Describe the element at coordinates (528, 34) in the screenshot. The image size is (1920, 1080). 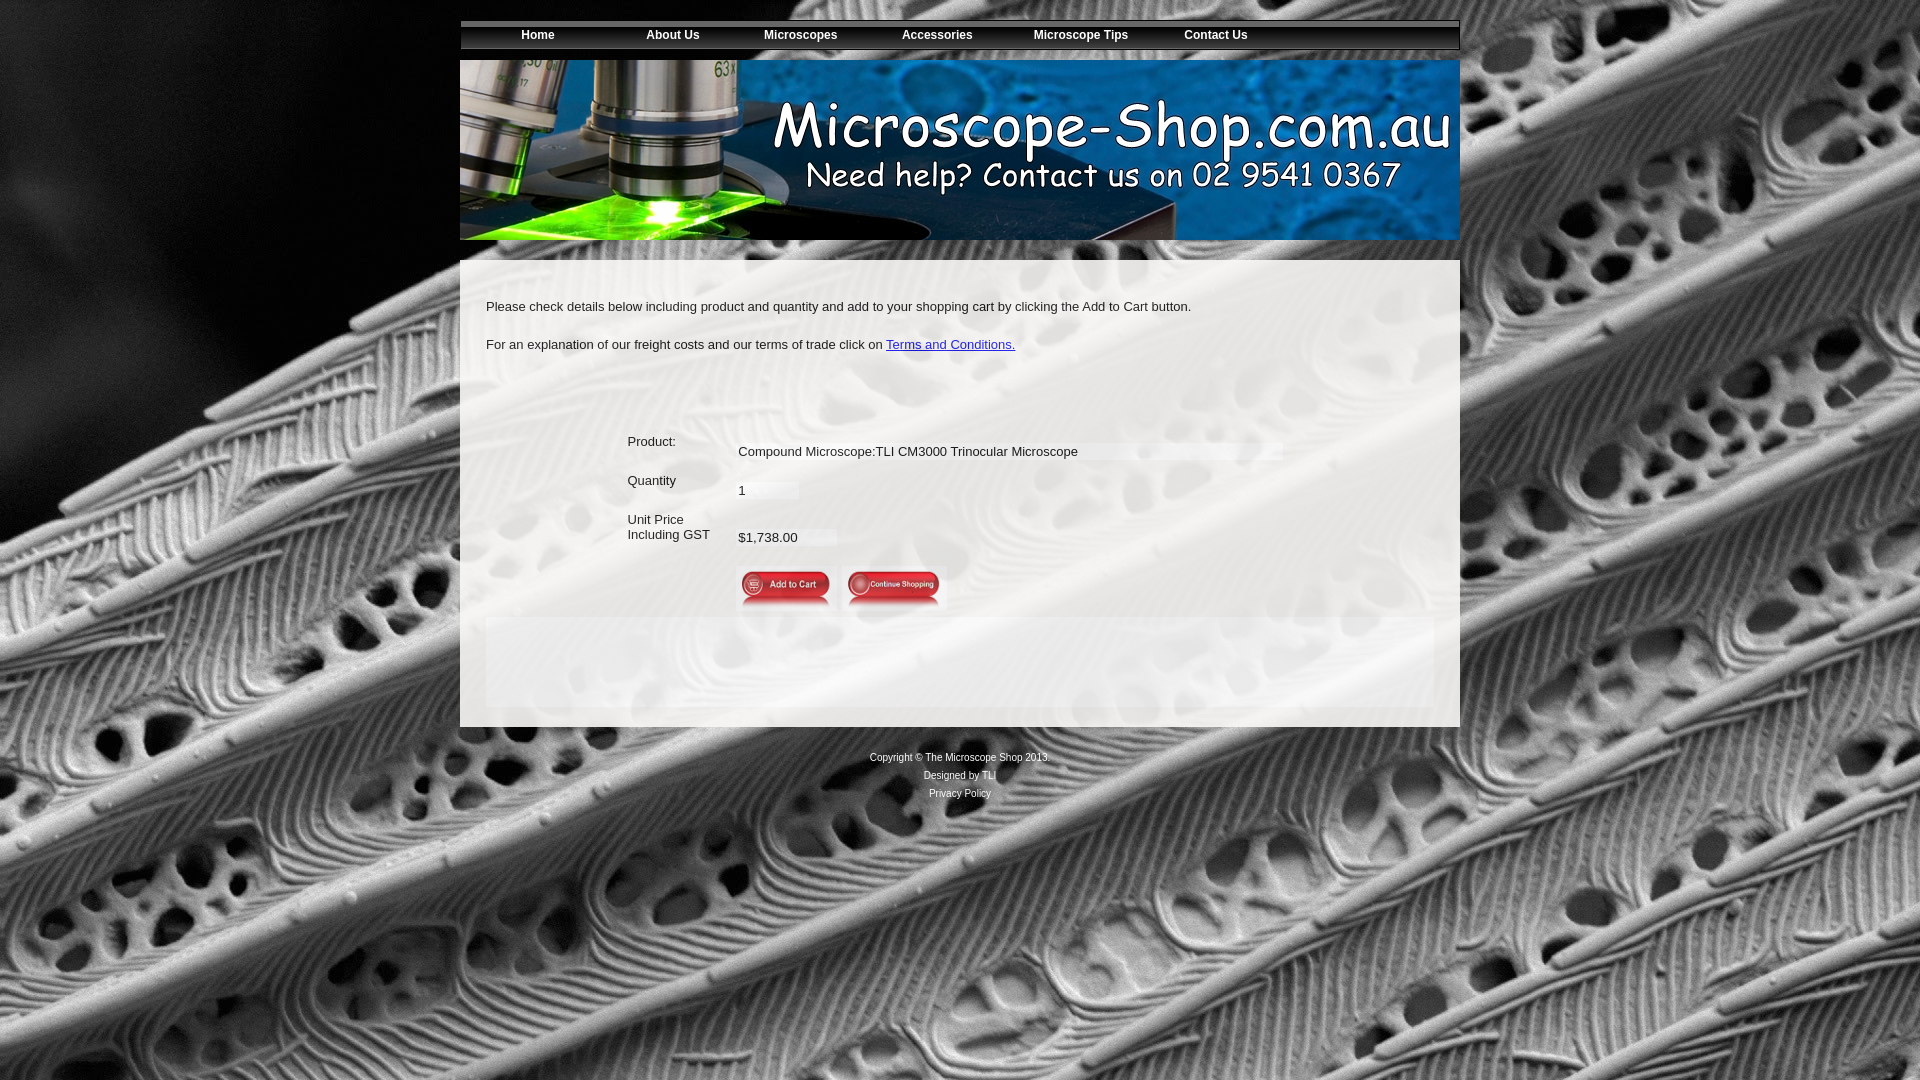
I see `'Home'` at that location.